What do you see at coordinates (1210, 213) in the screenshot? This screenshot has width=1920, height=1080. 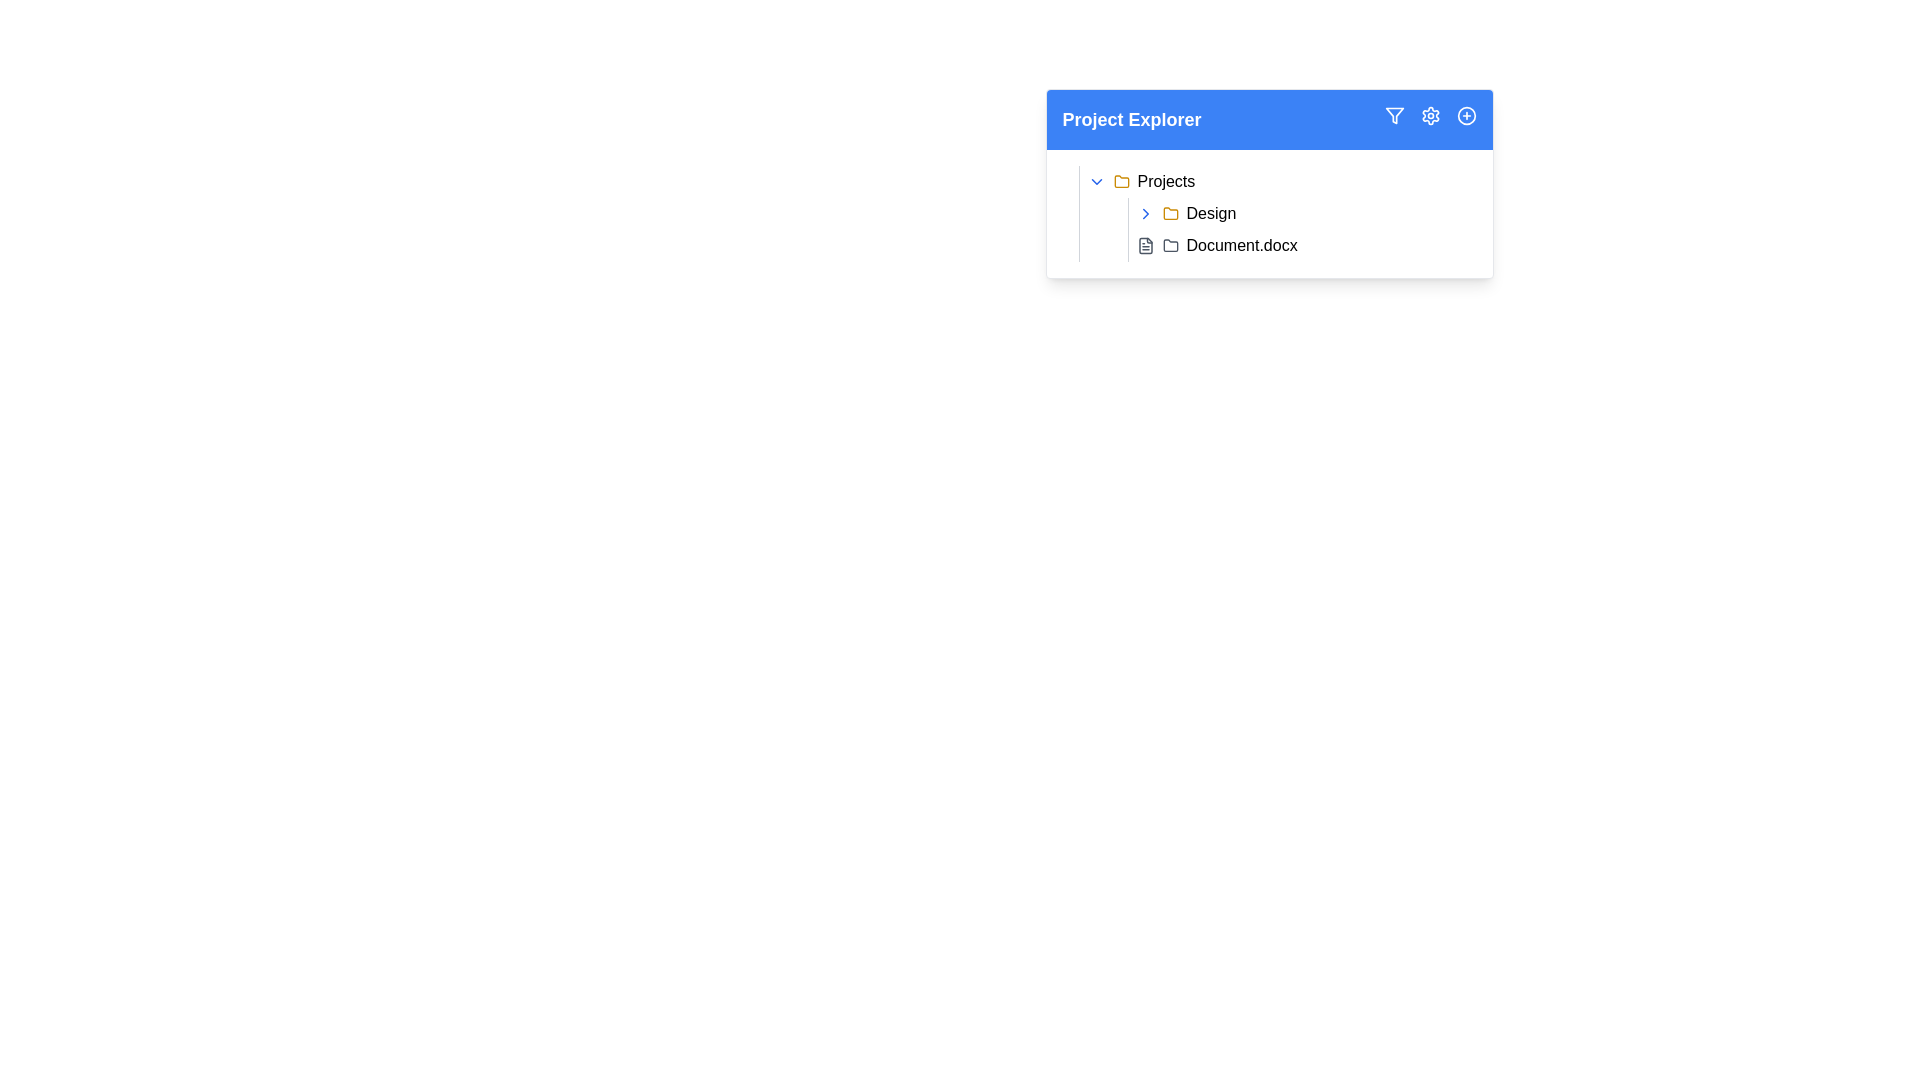 I see `the 'Design' folder label in the 'Project Explorer' panel` at bounding box center [1210, 213].